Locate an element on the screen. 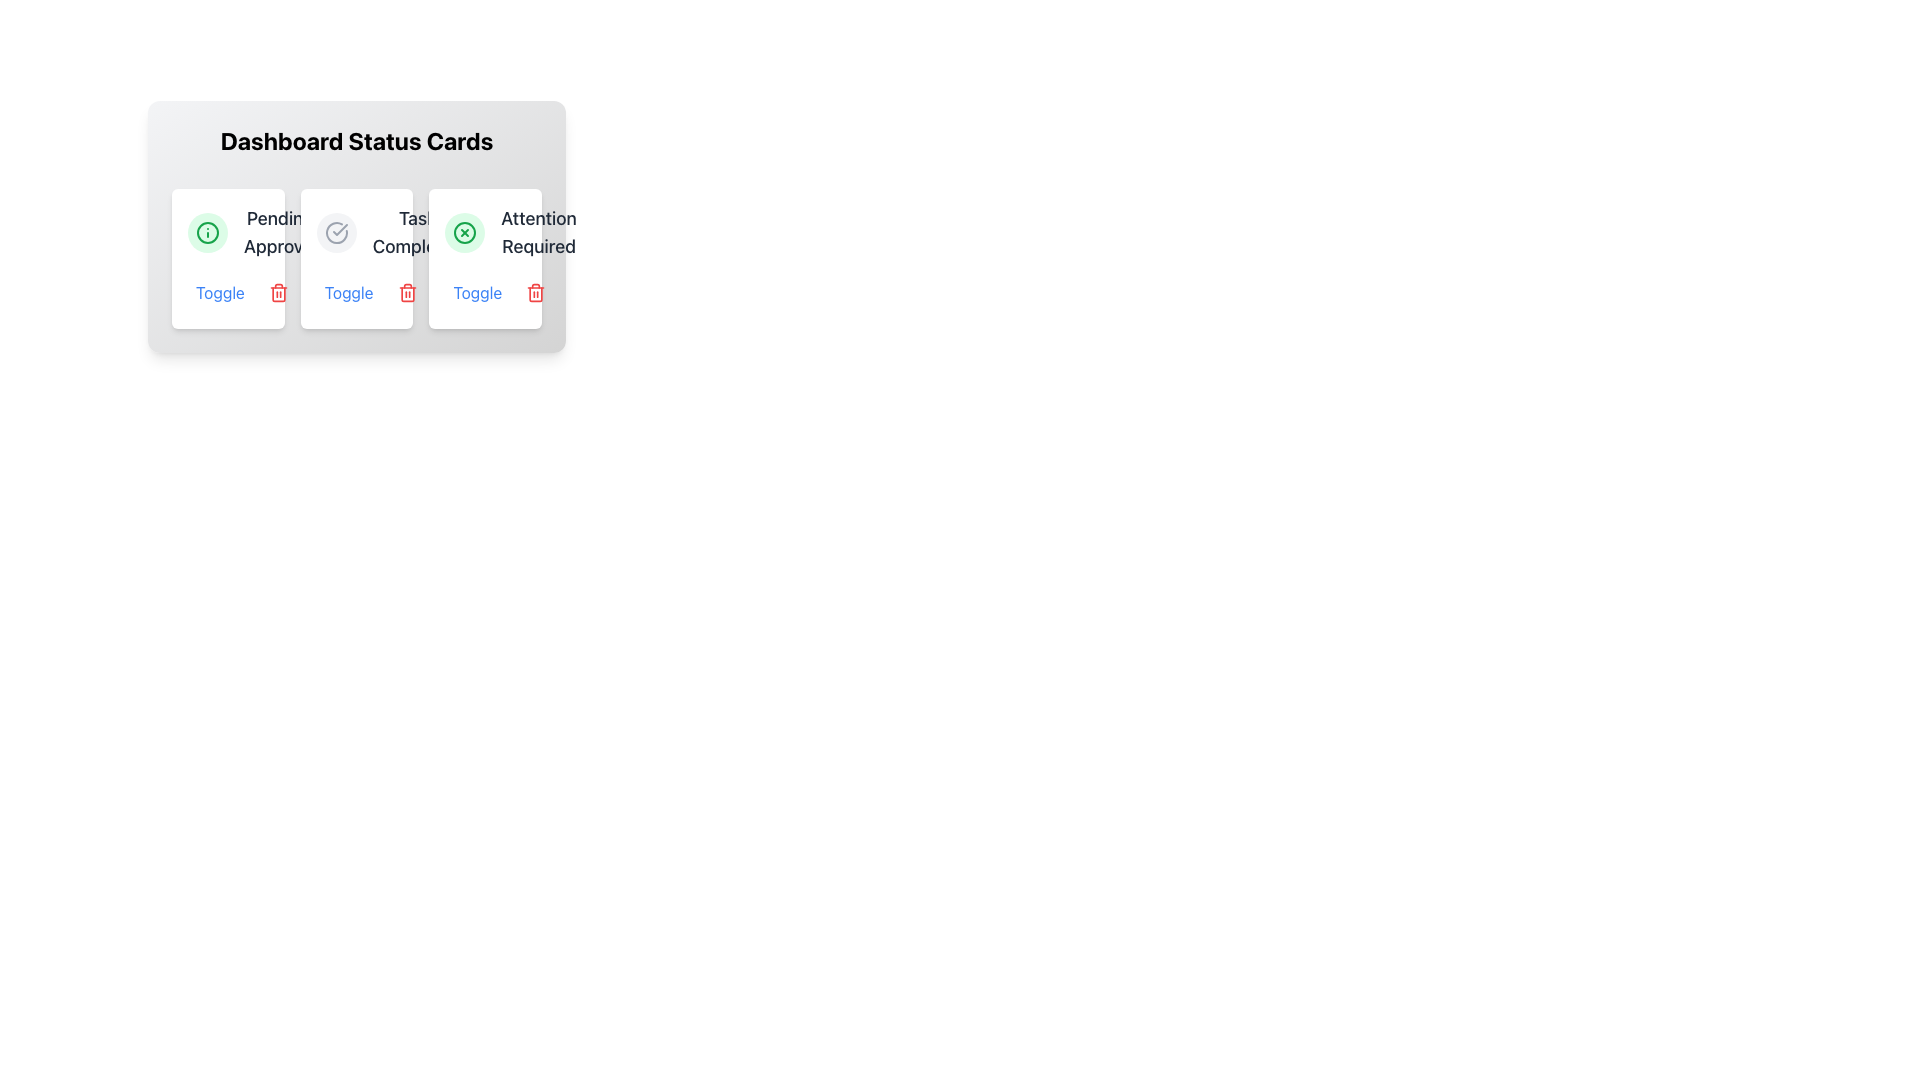  the text label 'Attention Required' located at the bottom-right corner of the card in the 'Dashboard Status Cards' section, beneath a green circular icon with a cross symbol is located at coordinates (539, 231).